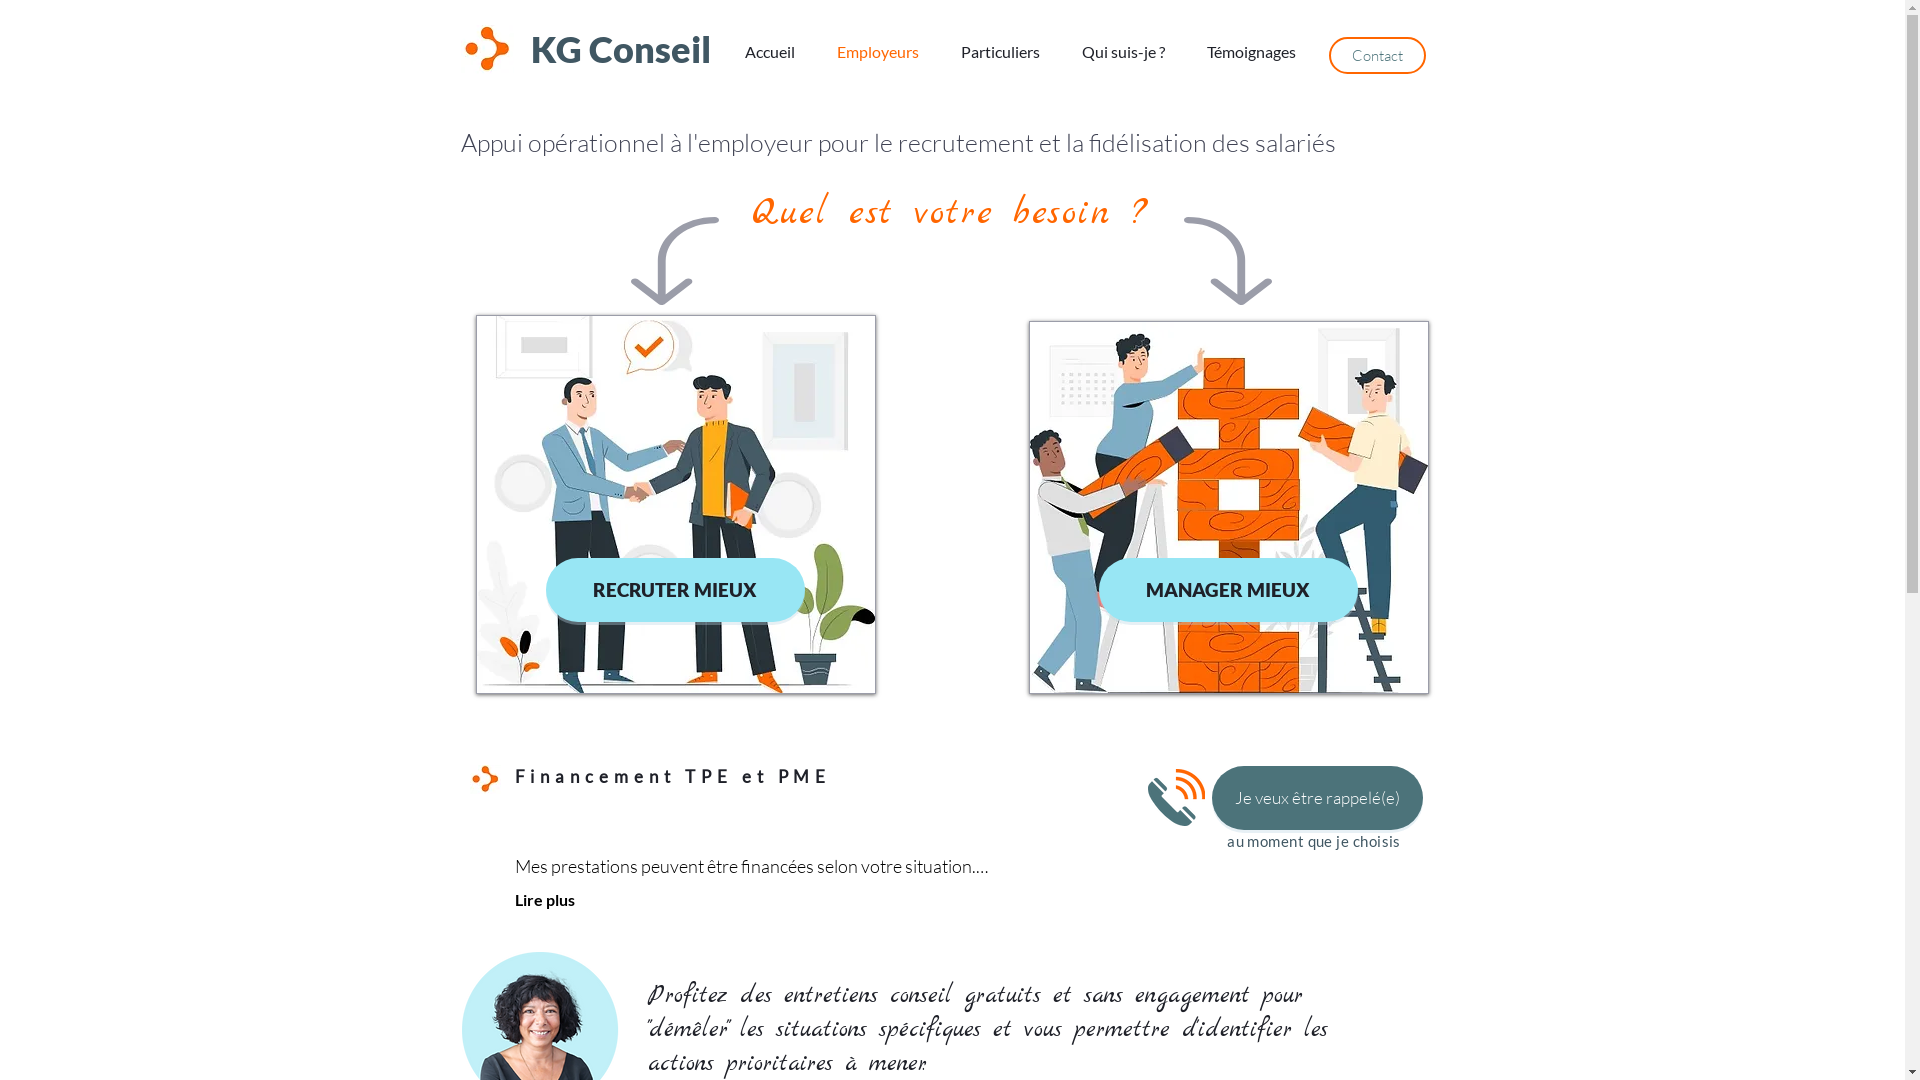 The height and width of the screenshot is (1080, 1920). Describe the element at coordinates (1006, 56) in the screenshot. I see `'Particuliers'` at that location.